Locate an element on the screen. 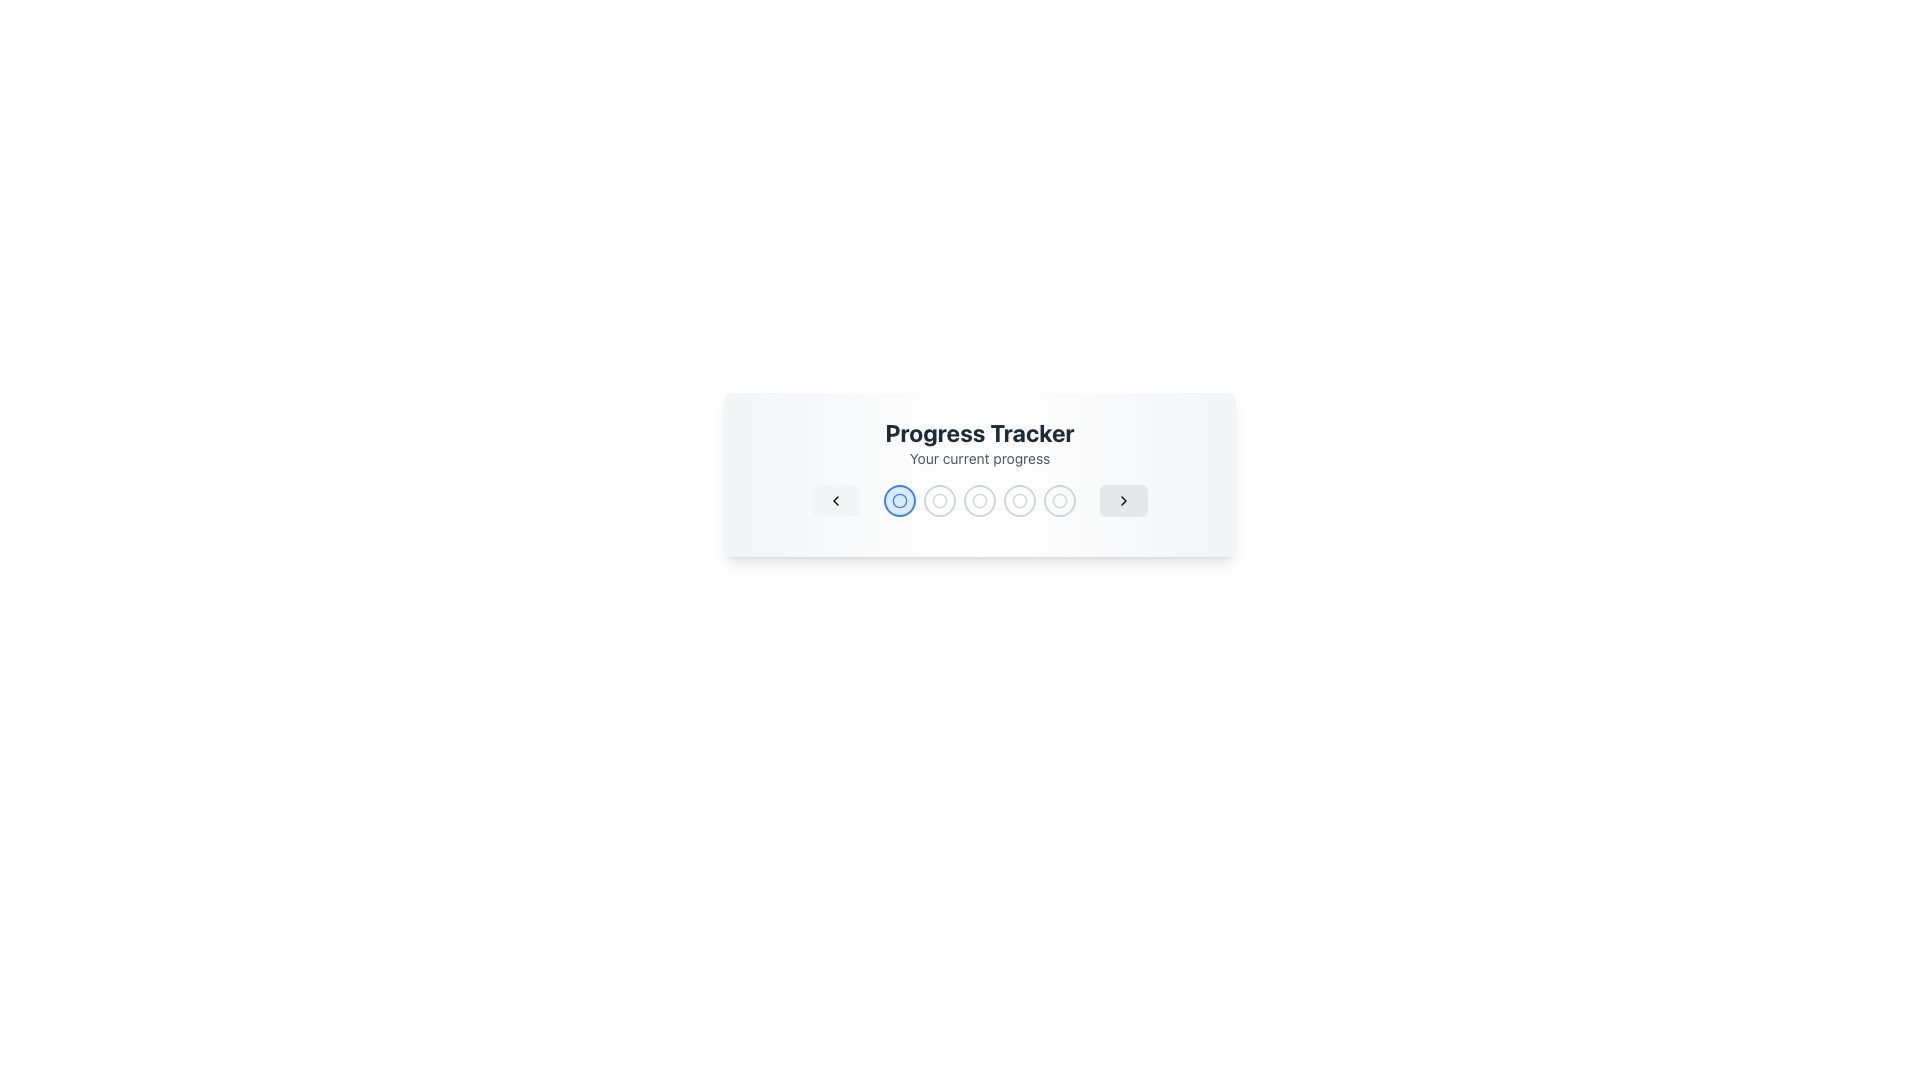 Image resolution: width=1920 pixels, height=1080 pixels. the title section that presents information about the user's progress, which is centrally located above a row of circular step indicators is located at coordinates (979, 442).